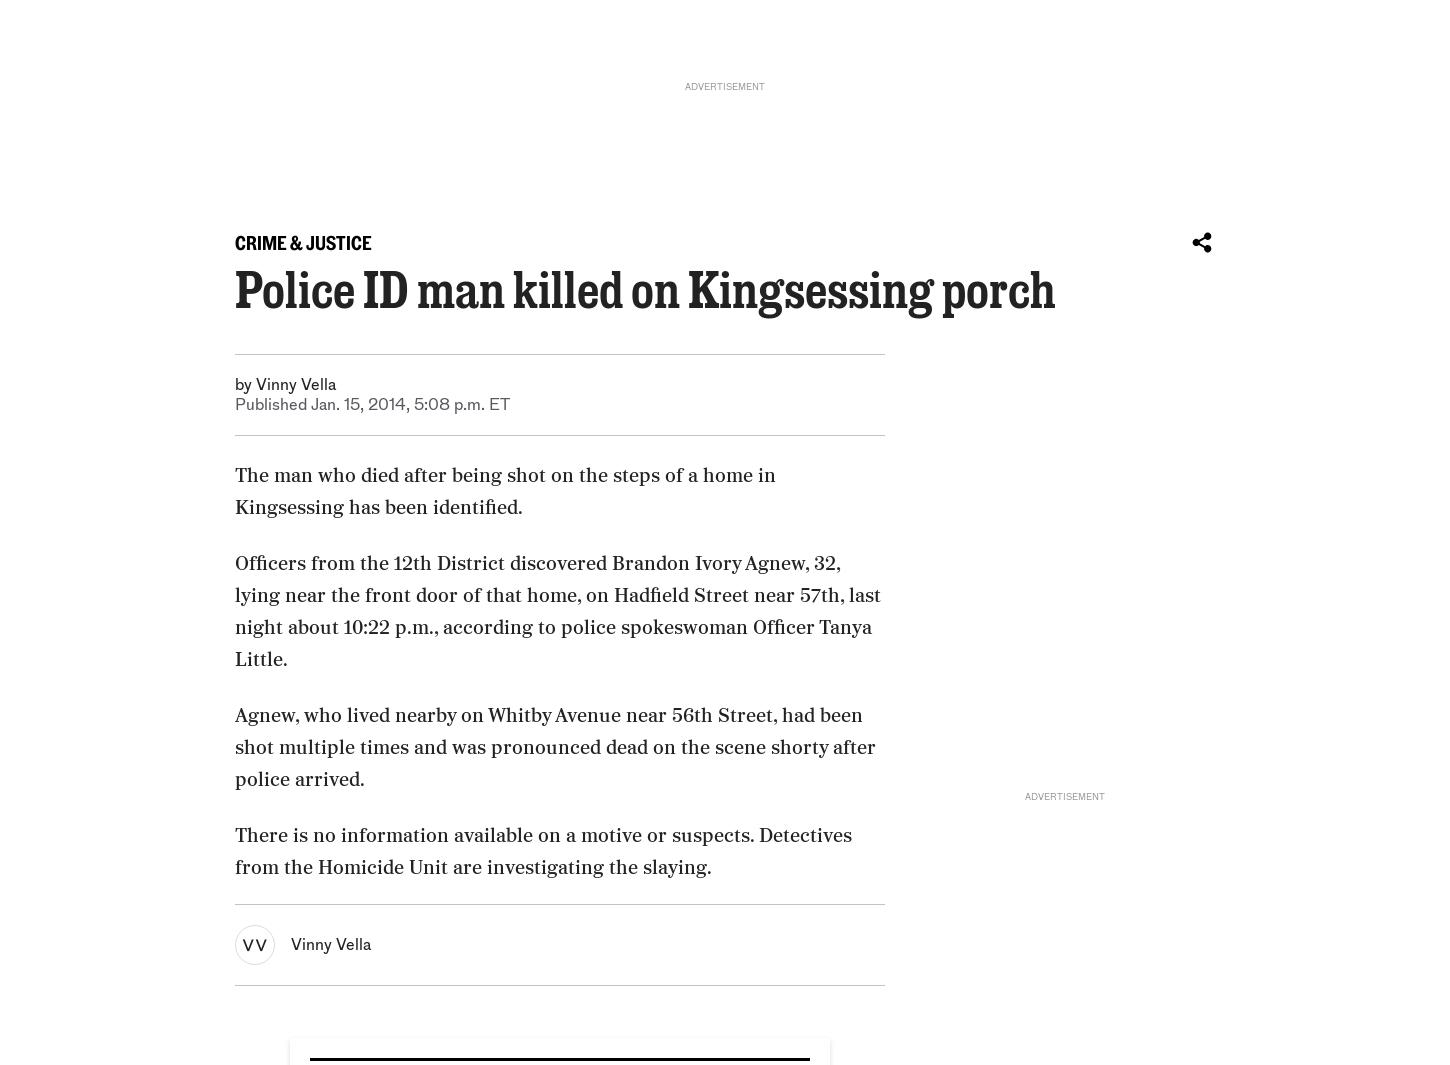  What do you see at coordinates (580, 123) in the screenshot?
I see `'Rodrigo Torrejón'` at bounding box center [580, 123].